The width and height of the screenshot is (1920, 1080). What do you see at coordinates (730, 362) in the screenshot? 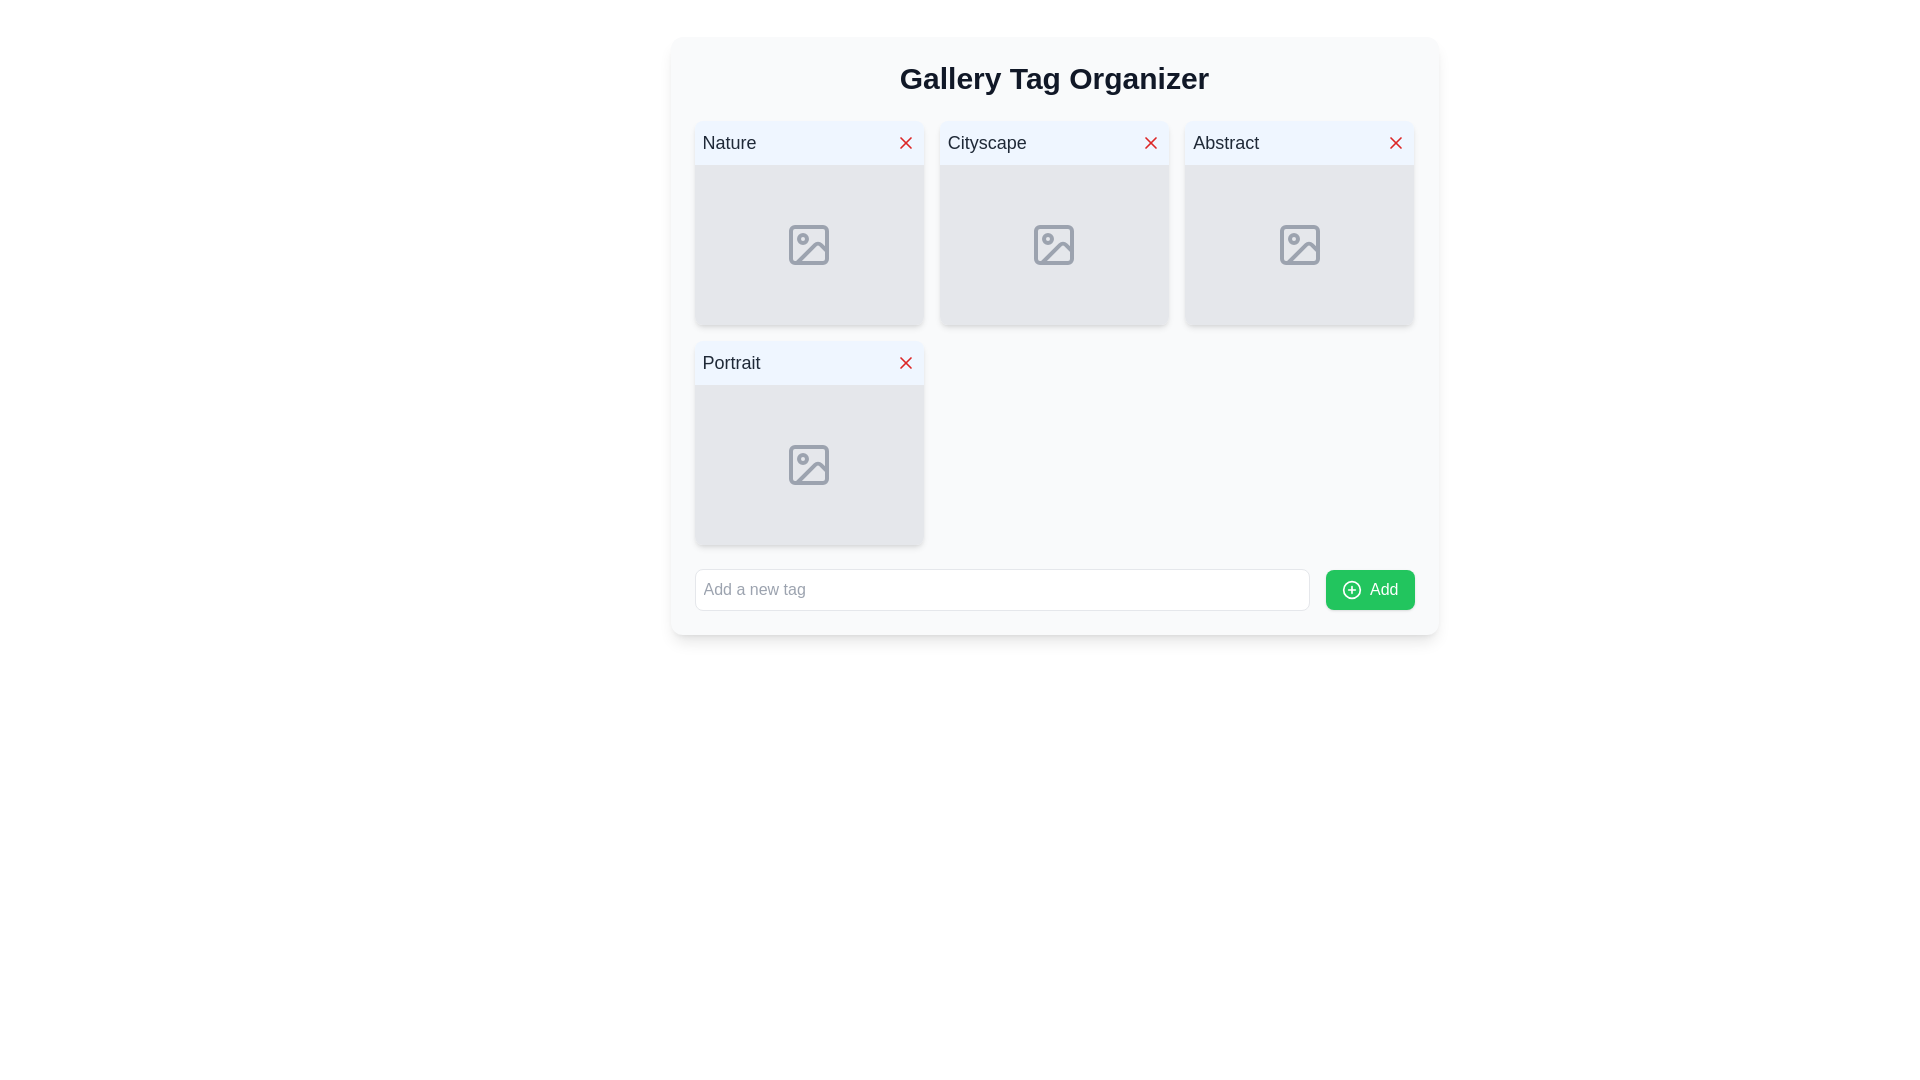
I see `the 'Portrait' text label, which is a bold gray text aligned to the left within a light blue header section` at bounding box center [730, 362].